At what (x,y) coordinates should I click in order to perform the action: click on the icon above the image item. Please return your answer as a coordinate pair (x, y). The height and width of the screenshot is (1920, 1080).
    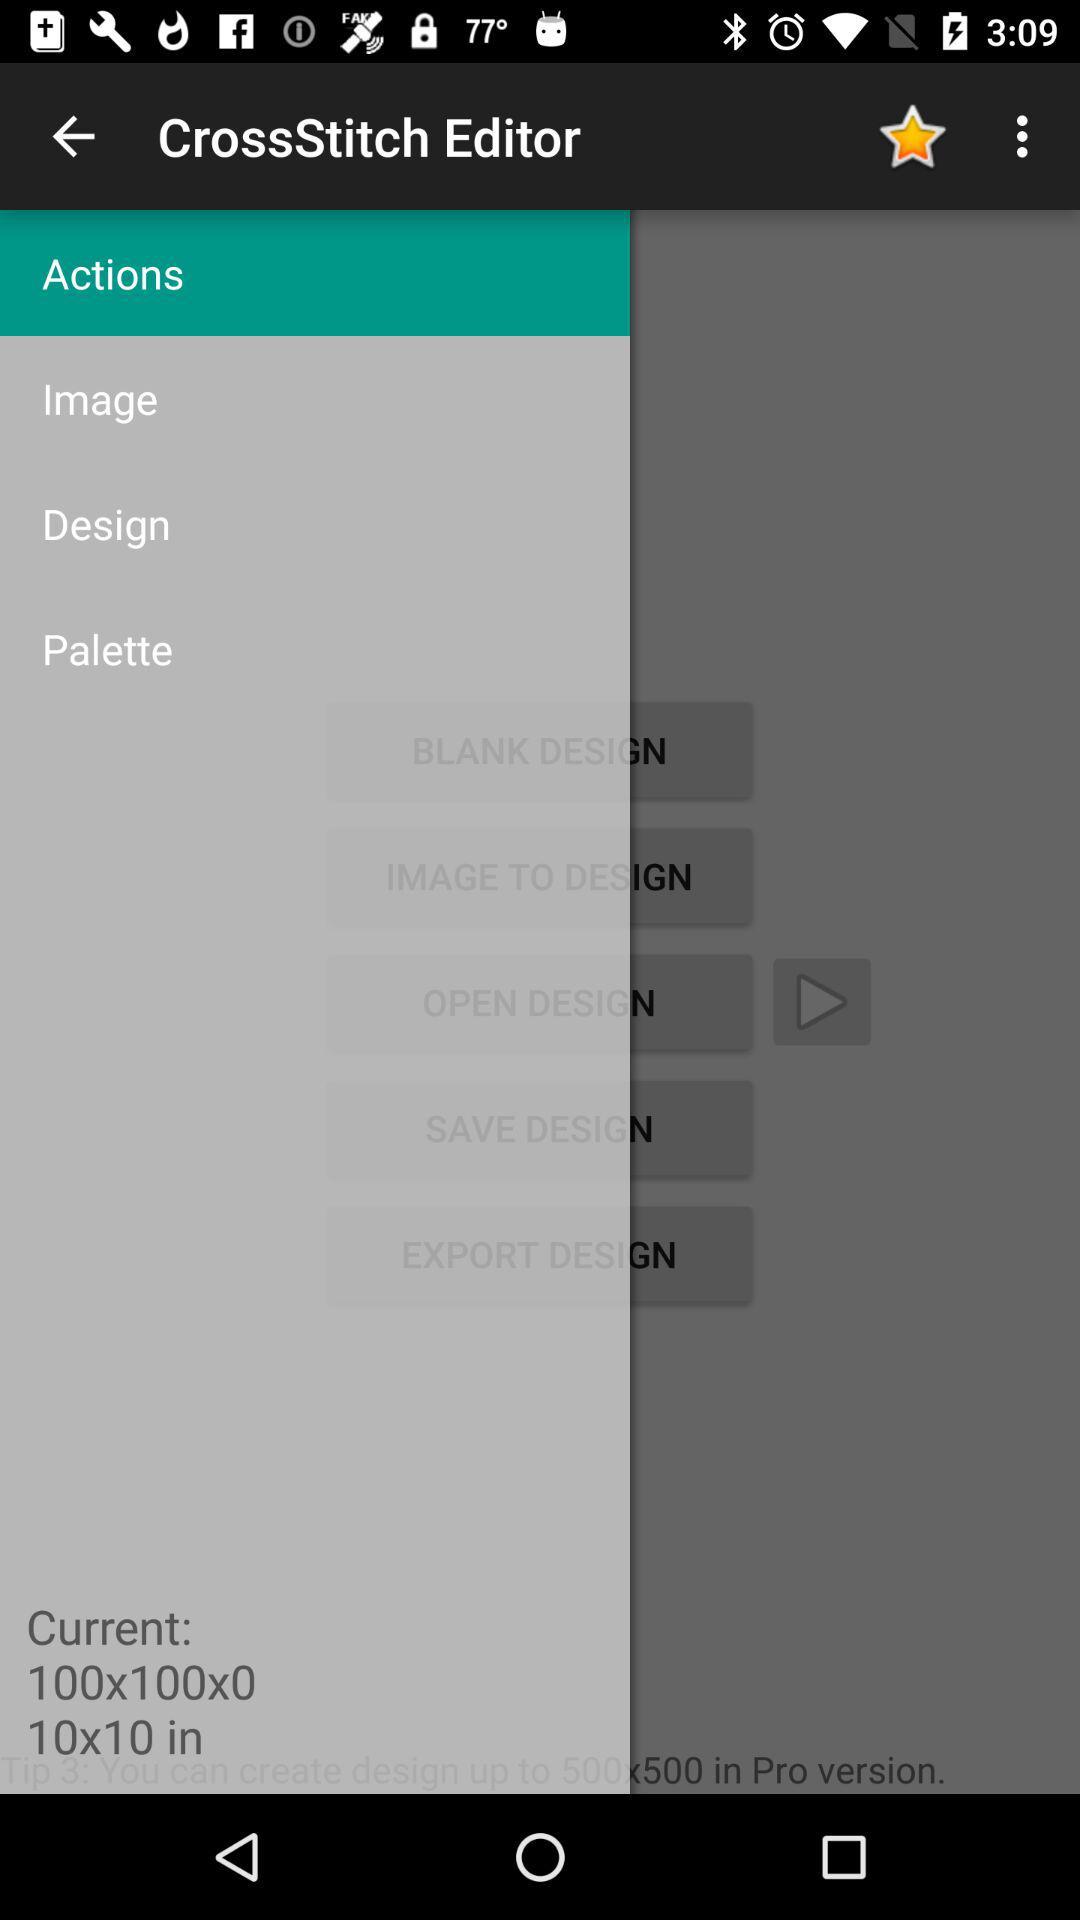
    Looking at the image, I should click on (315, 272).